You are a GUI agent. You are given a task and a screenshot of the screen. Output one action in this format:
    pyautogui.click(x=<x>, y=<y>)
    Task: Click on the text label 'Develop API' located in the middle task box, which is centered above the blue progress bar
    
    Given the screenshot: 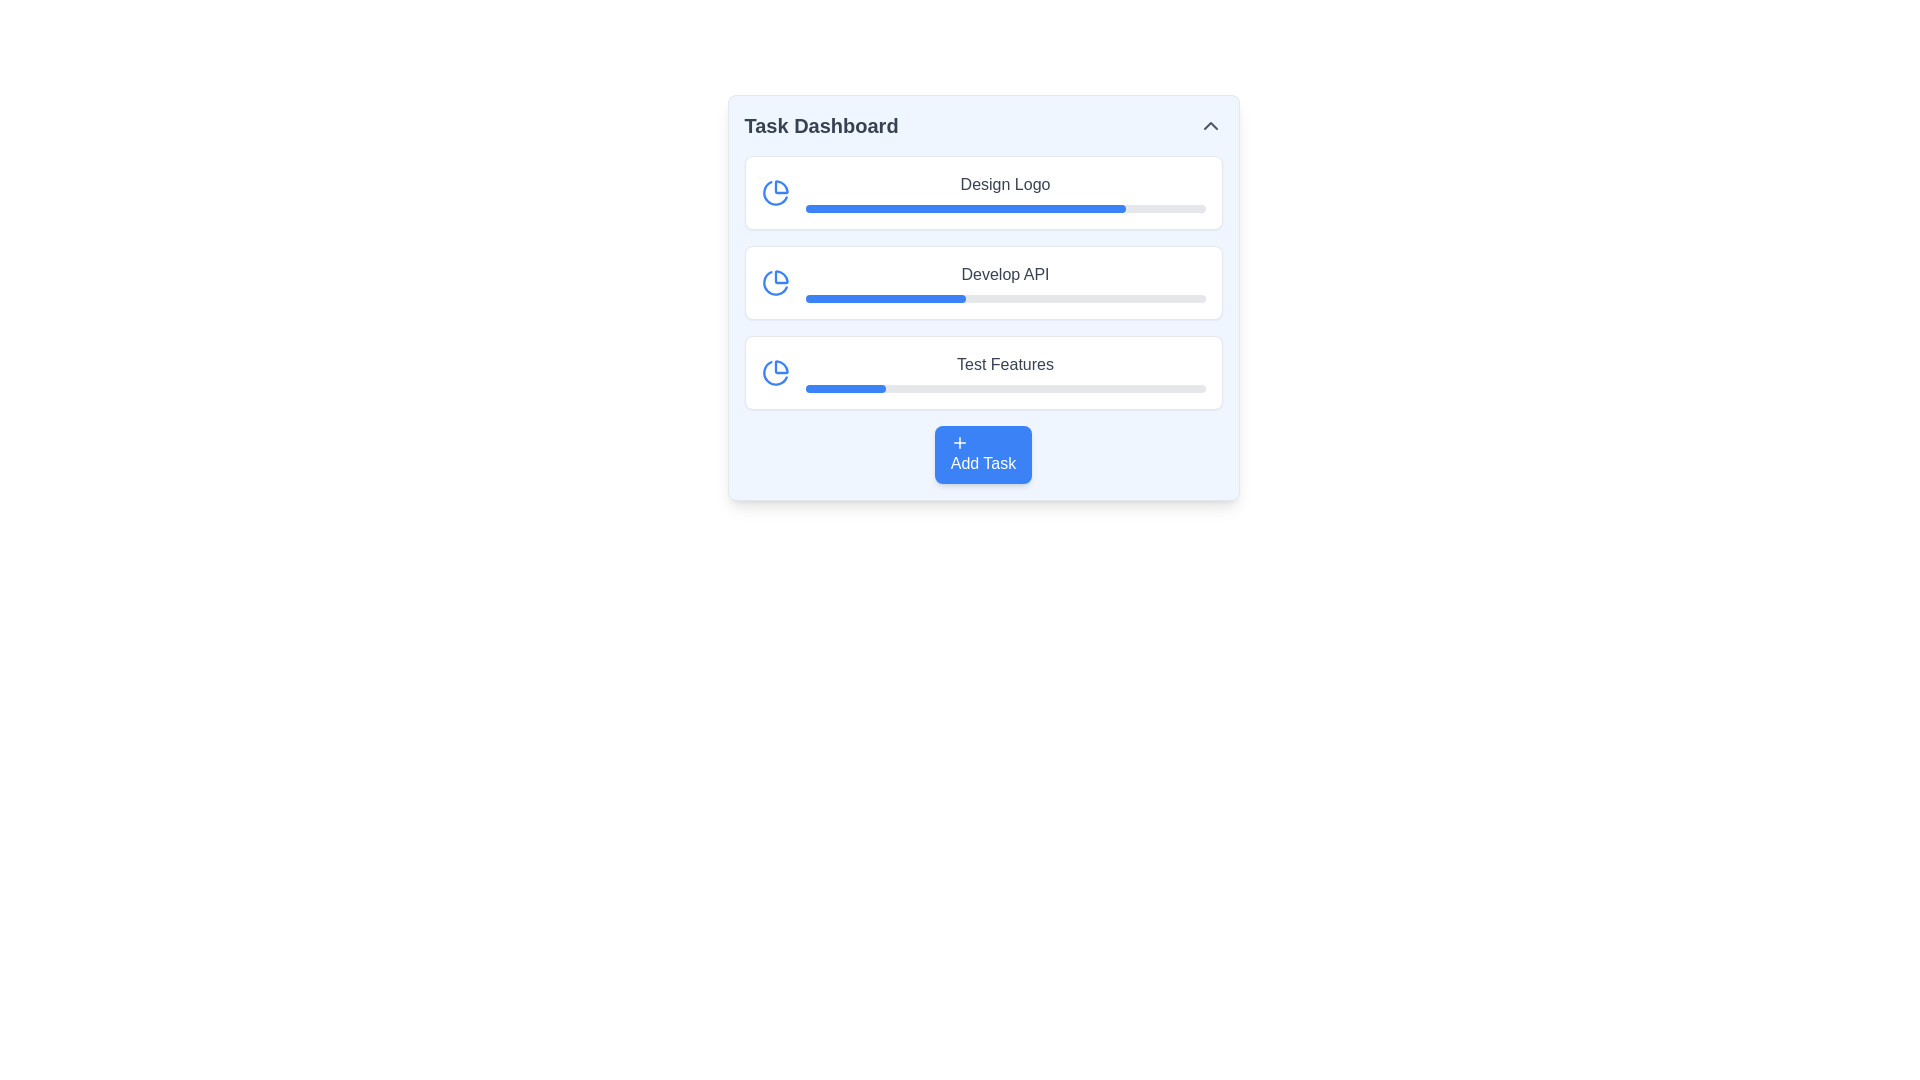 What is the action you would take?
    pyautogui.click(x=1005, y=274)
    